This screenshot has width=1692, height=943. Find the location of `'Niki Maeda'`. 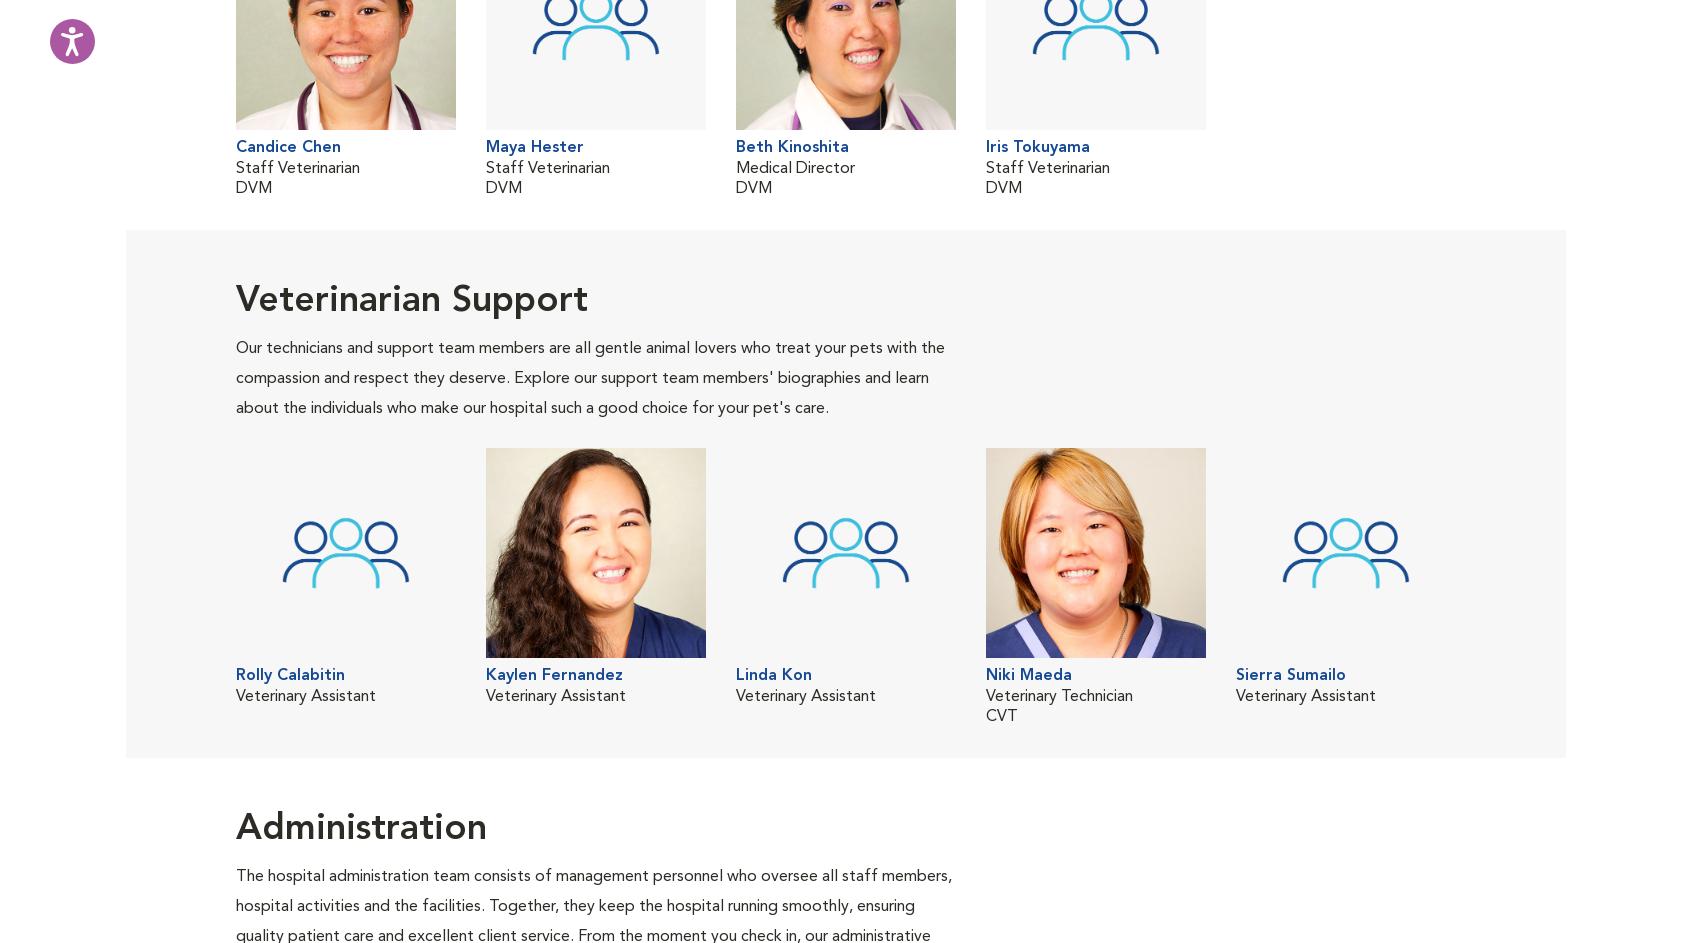

'Niki Maeda' is located at coordinates (1028, 676).